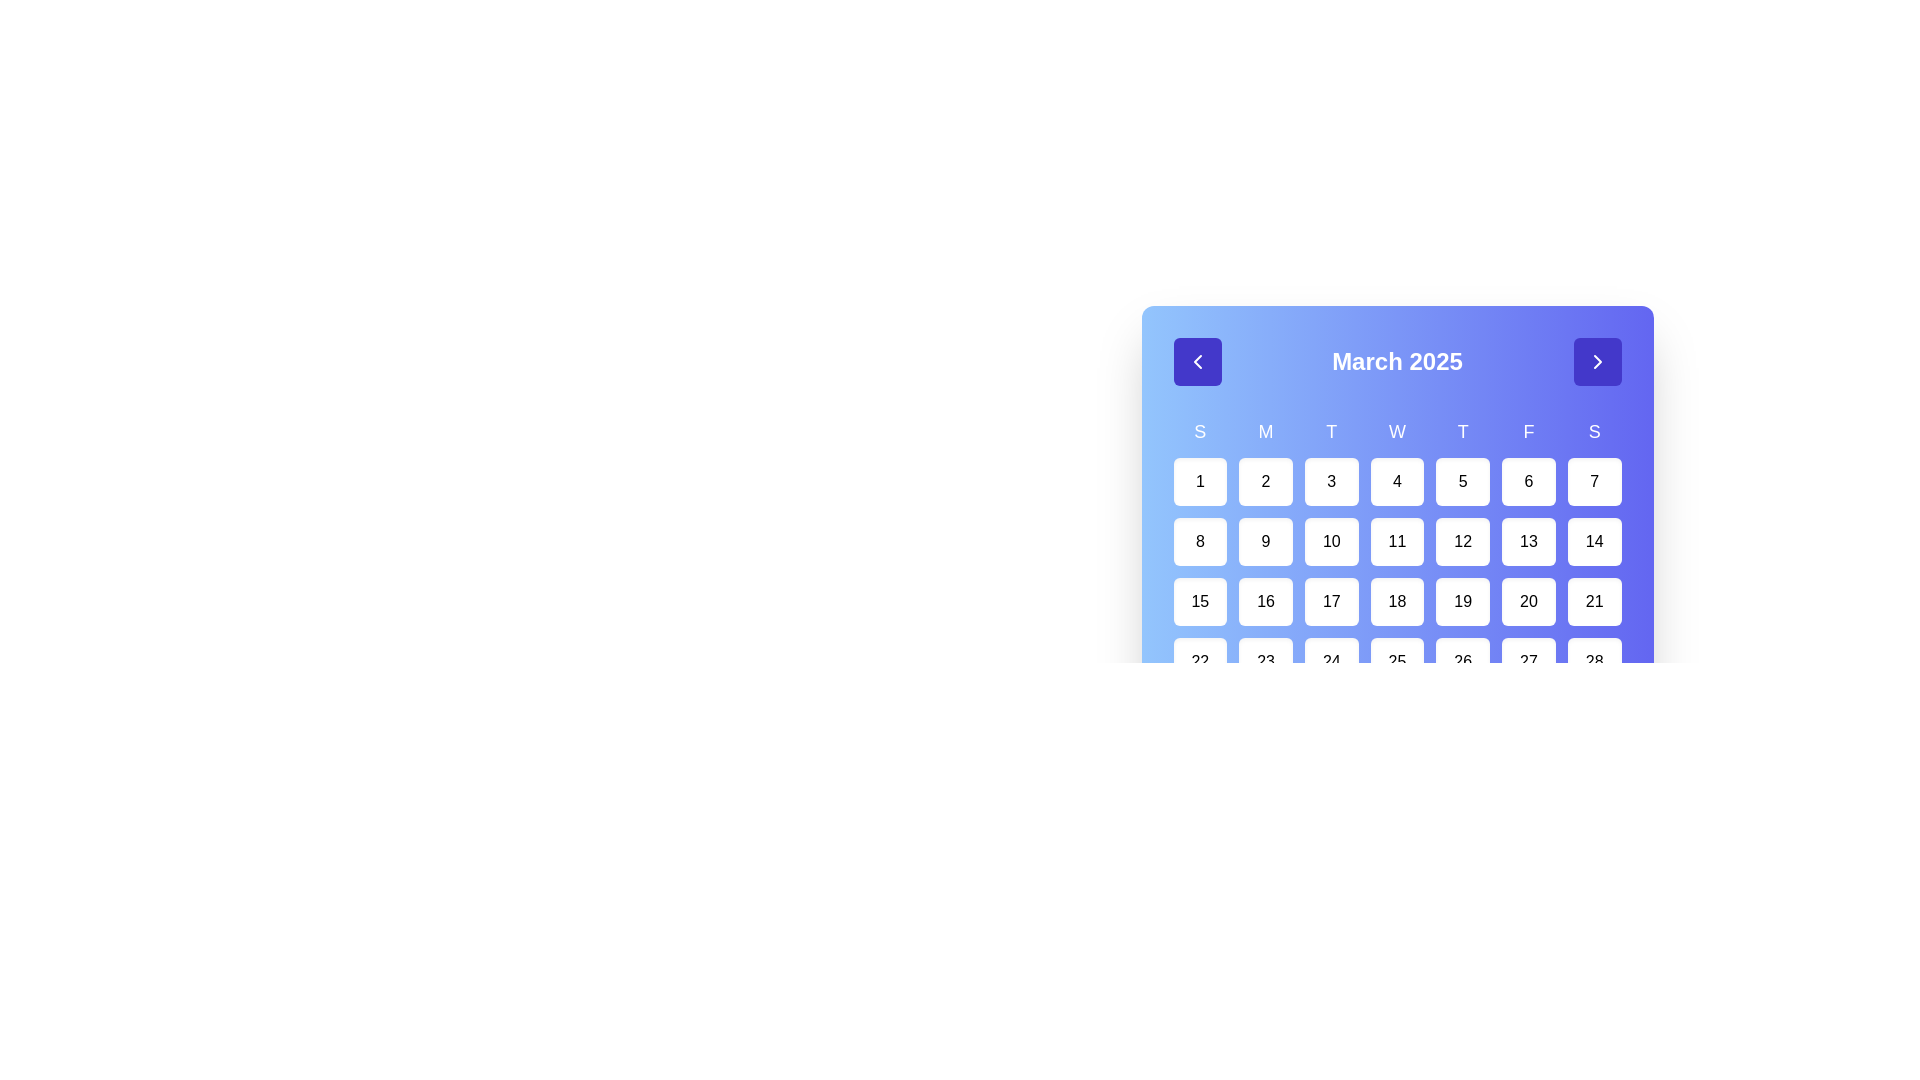 The height and width of the screenshot is (1080, 1920). Describe the element at coordinates (1200, 431) in the screenshot. I see `text label representing the abbreviation of Sunday, located in the top row of the calendar widget, aligned leftmost in the days of the week header` at that location.